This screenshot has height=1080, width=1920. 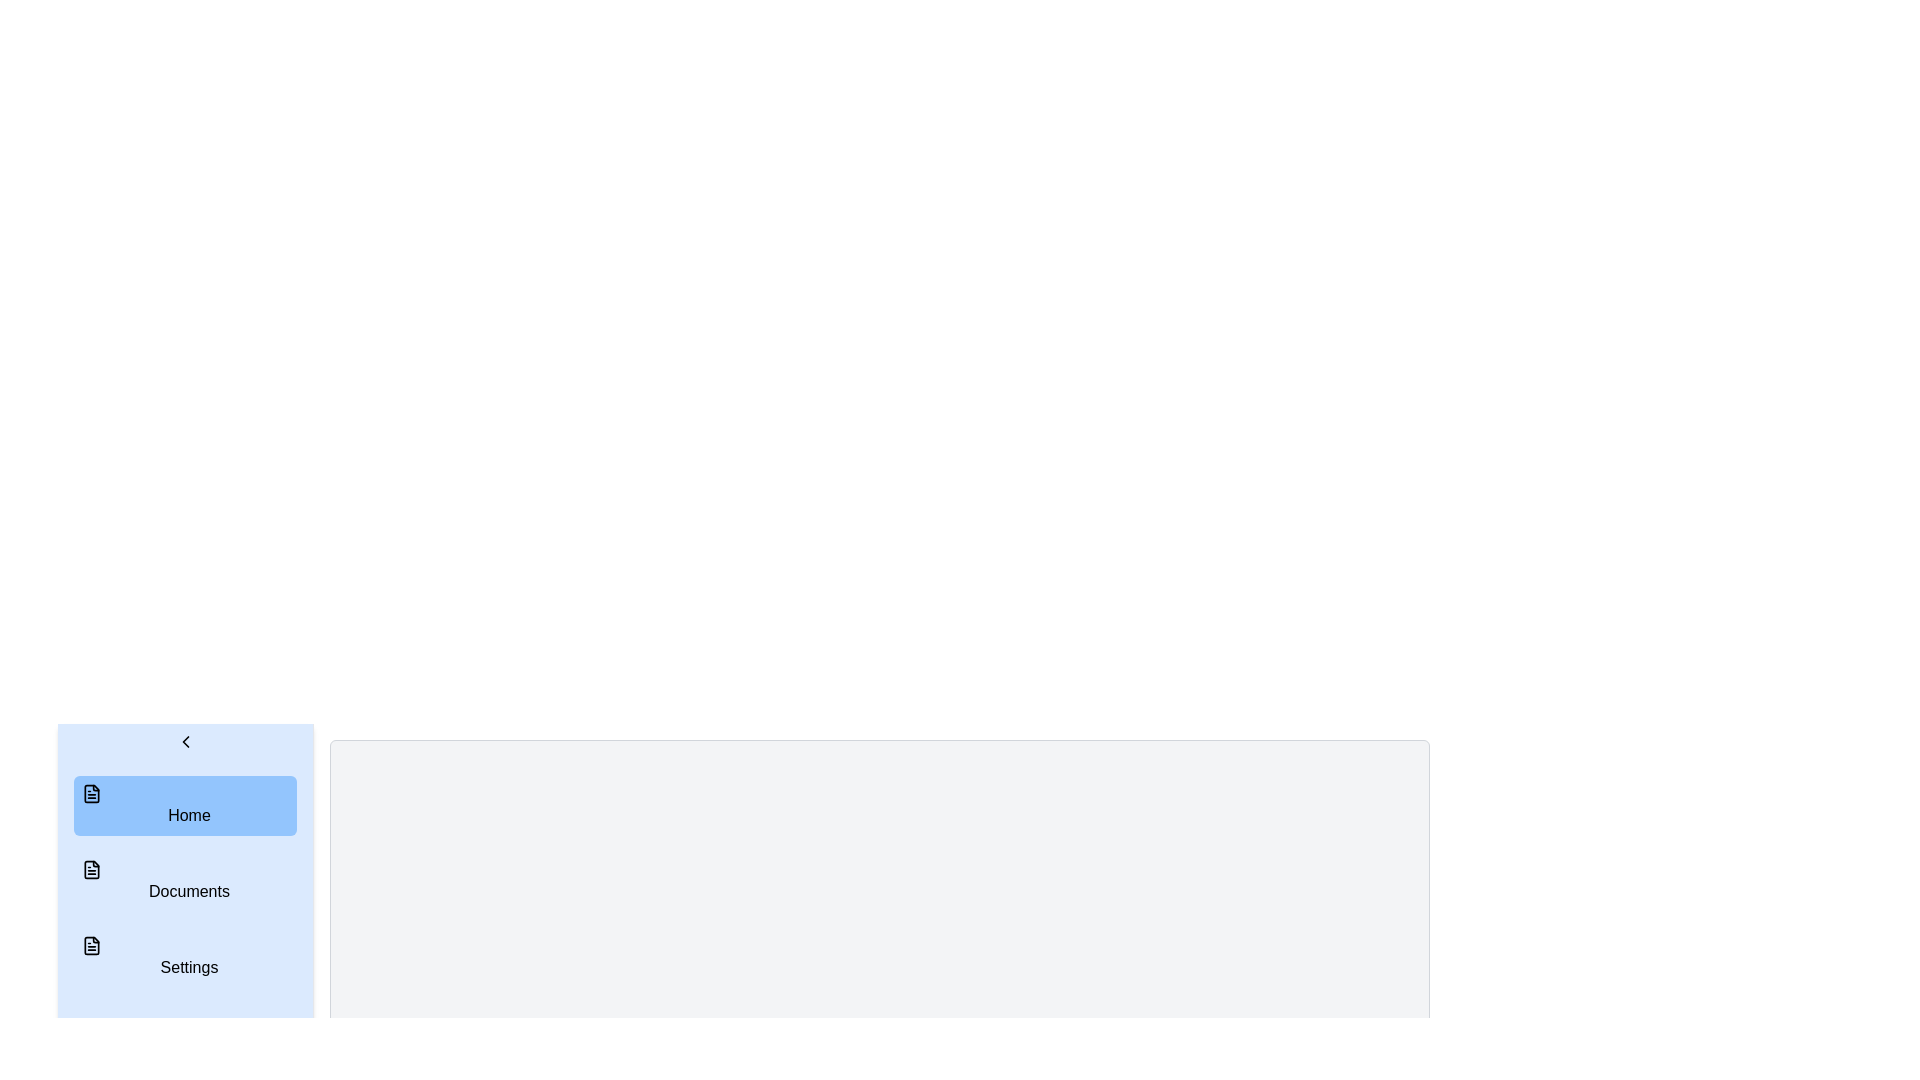 I want to click on the interactive button with a left-facing chevron icon, so click(x=185, y=741).